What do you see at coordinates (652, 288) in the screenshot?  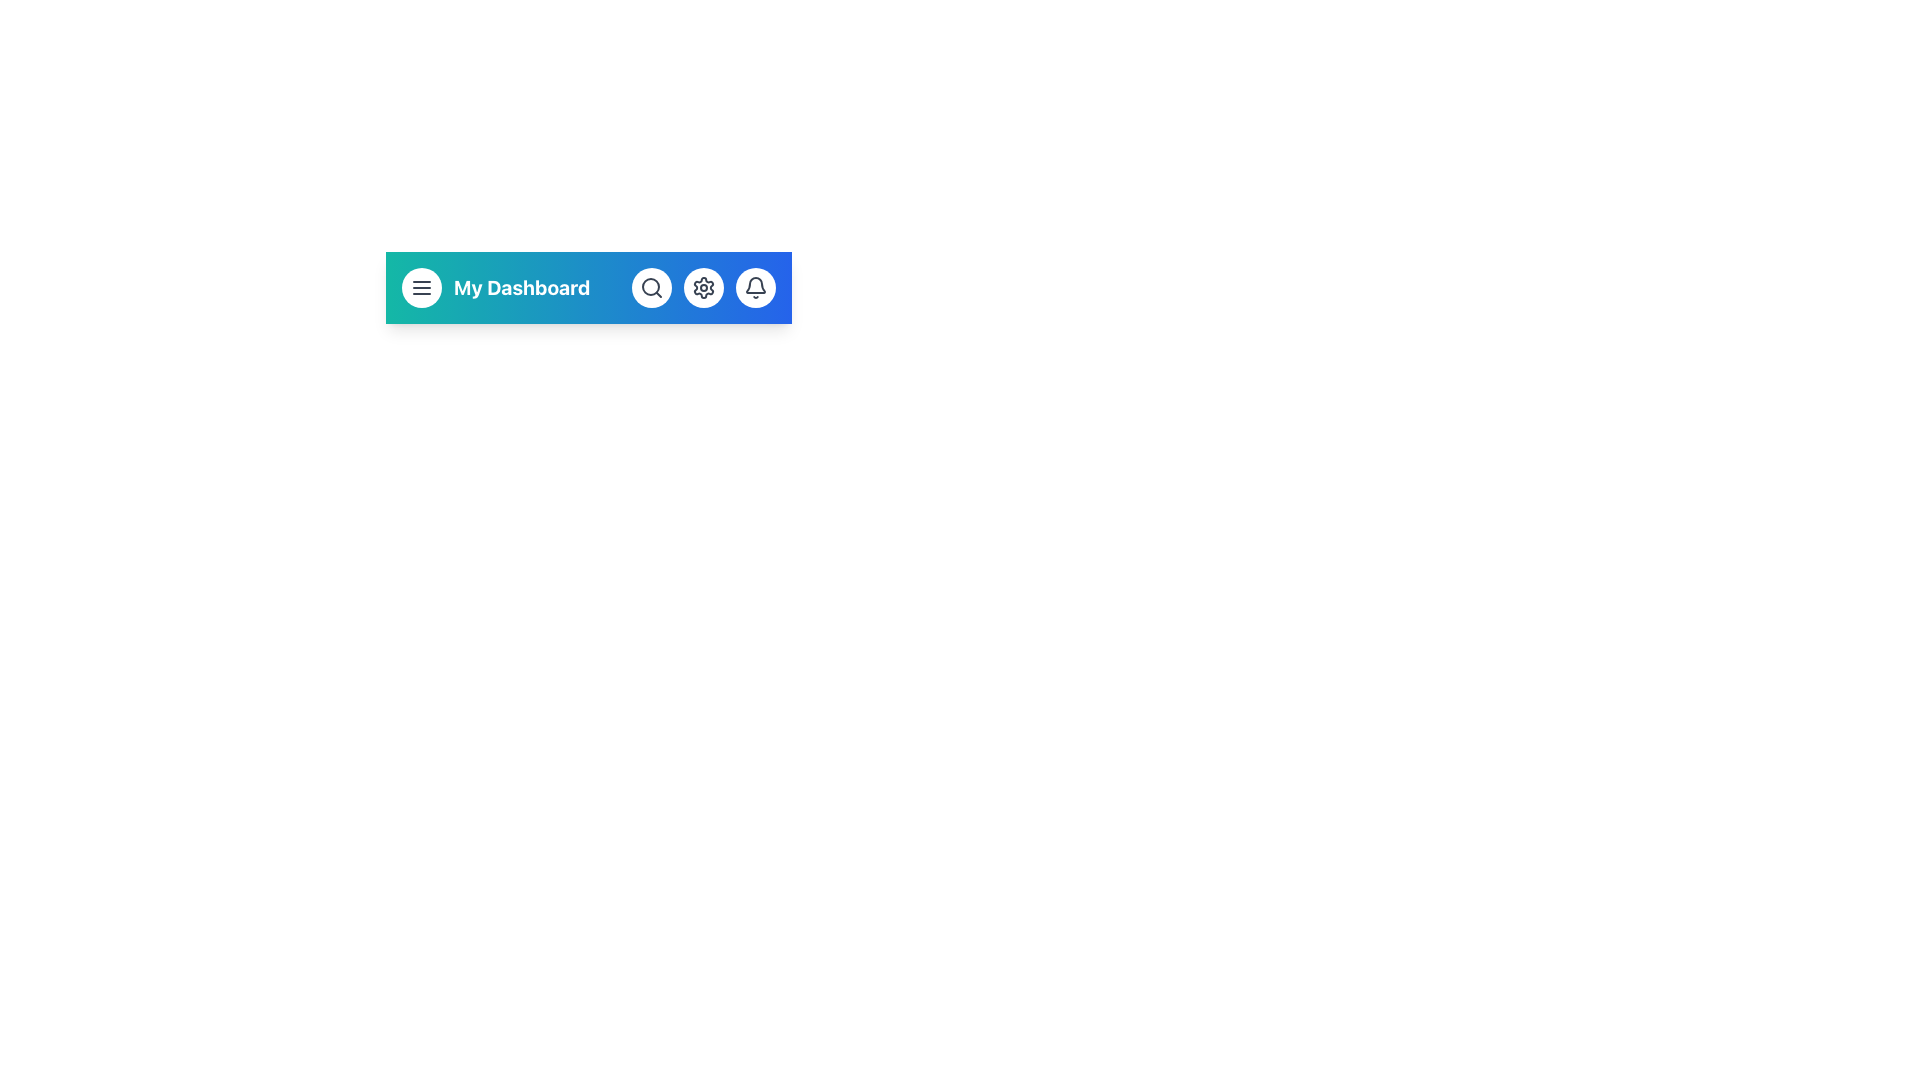 I see `the magnifying glass icon button, which is the second from the left in a horizontal row of four icons in the navigation bar` at bounding box center [652, 288].